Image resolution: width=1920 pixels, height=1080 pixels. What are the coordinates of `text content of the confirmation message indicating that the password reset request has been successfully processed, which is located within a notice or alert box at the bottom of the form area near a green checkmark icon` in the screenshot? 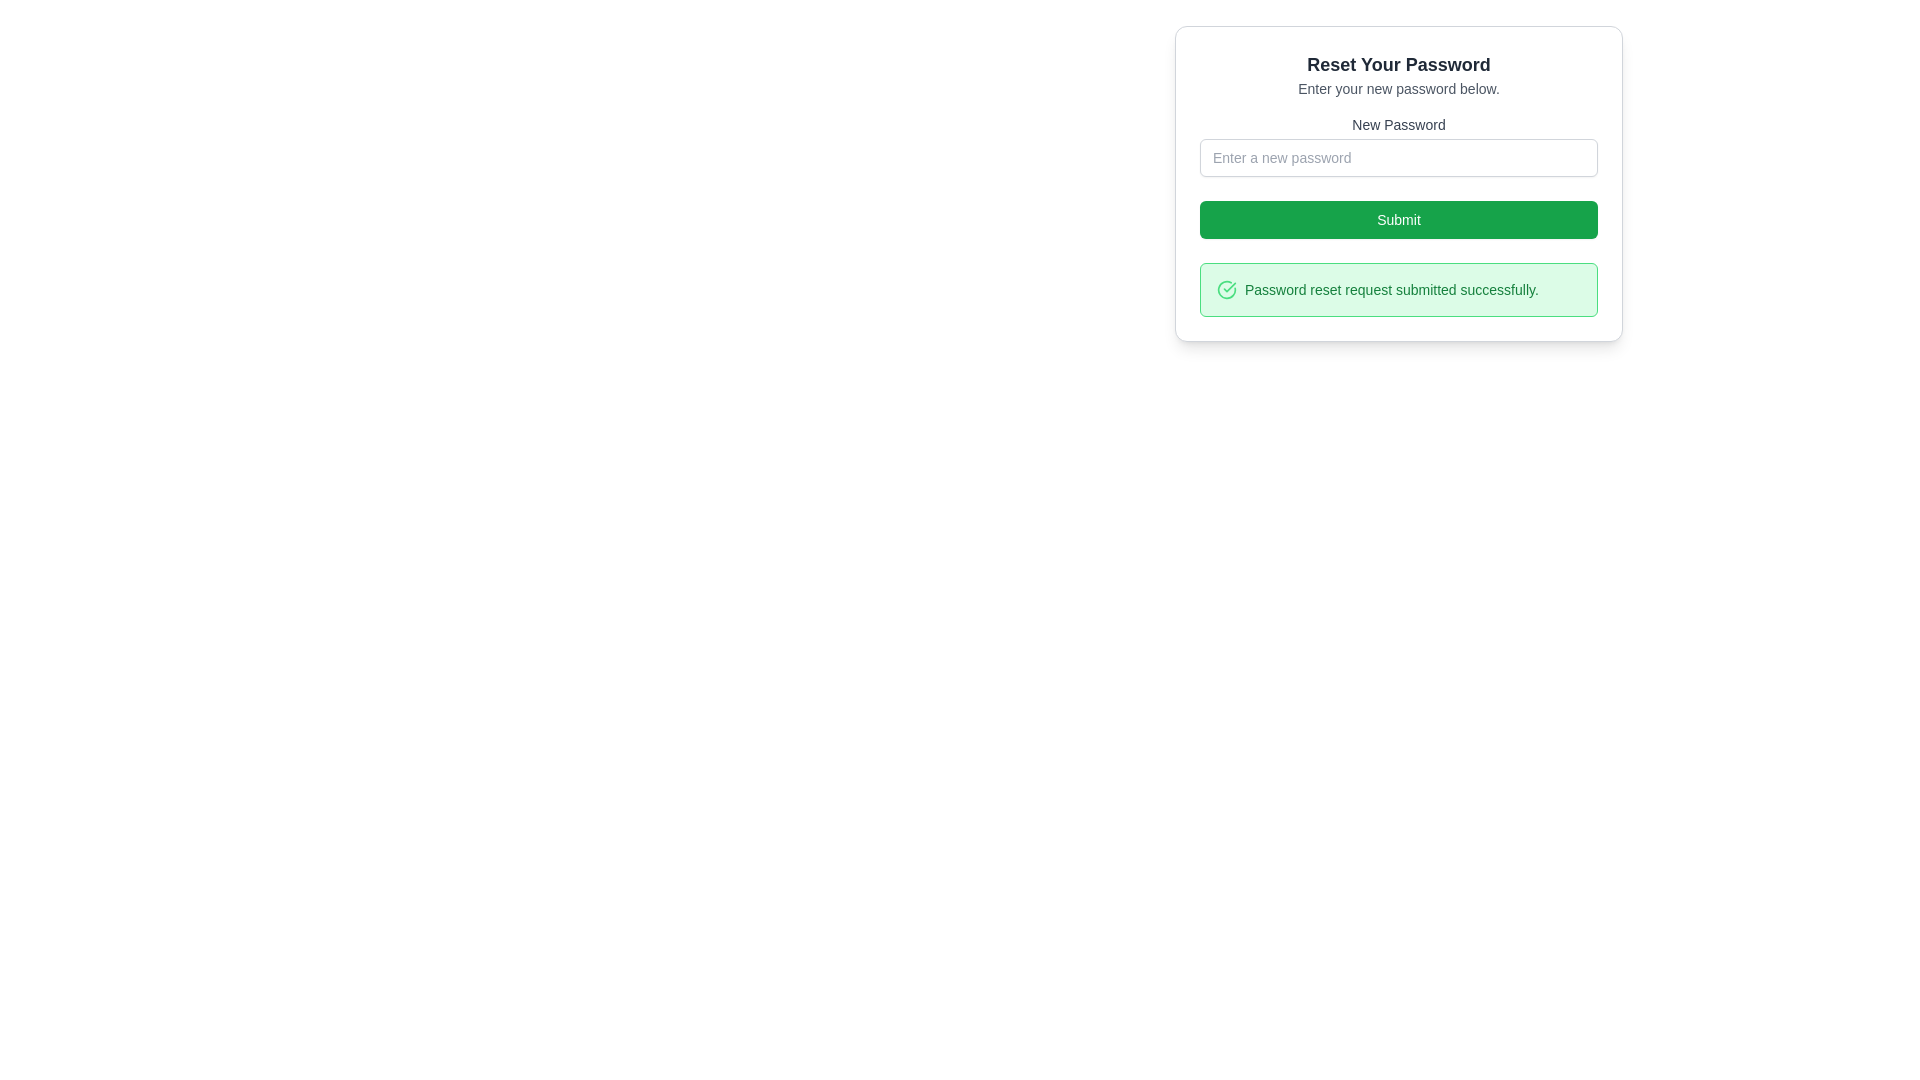 It's located at (1397, 289).